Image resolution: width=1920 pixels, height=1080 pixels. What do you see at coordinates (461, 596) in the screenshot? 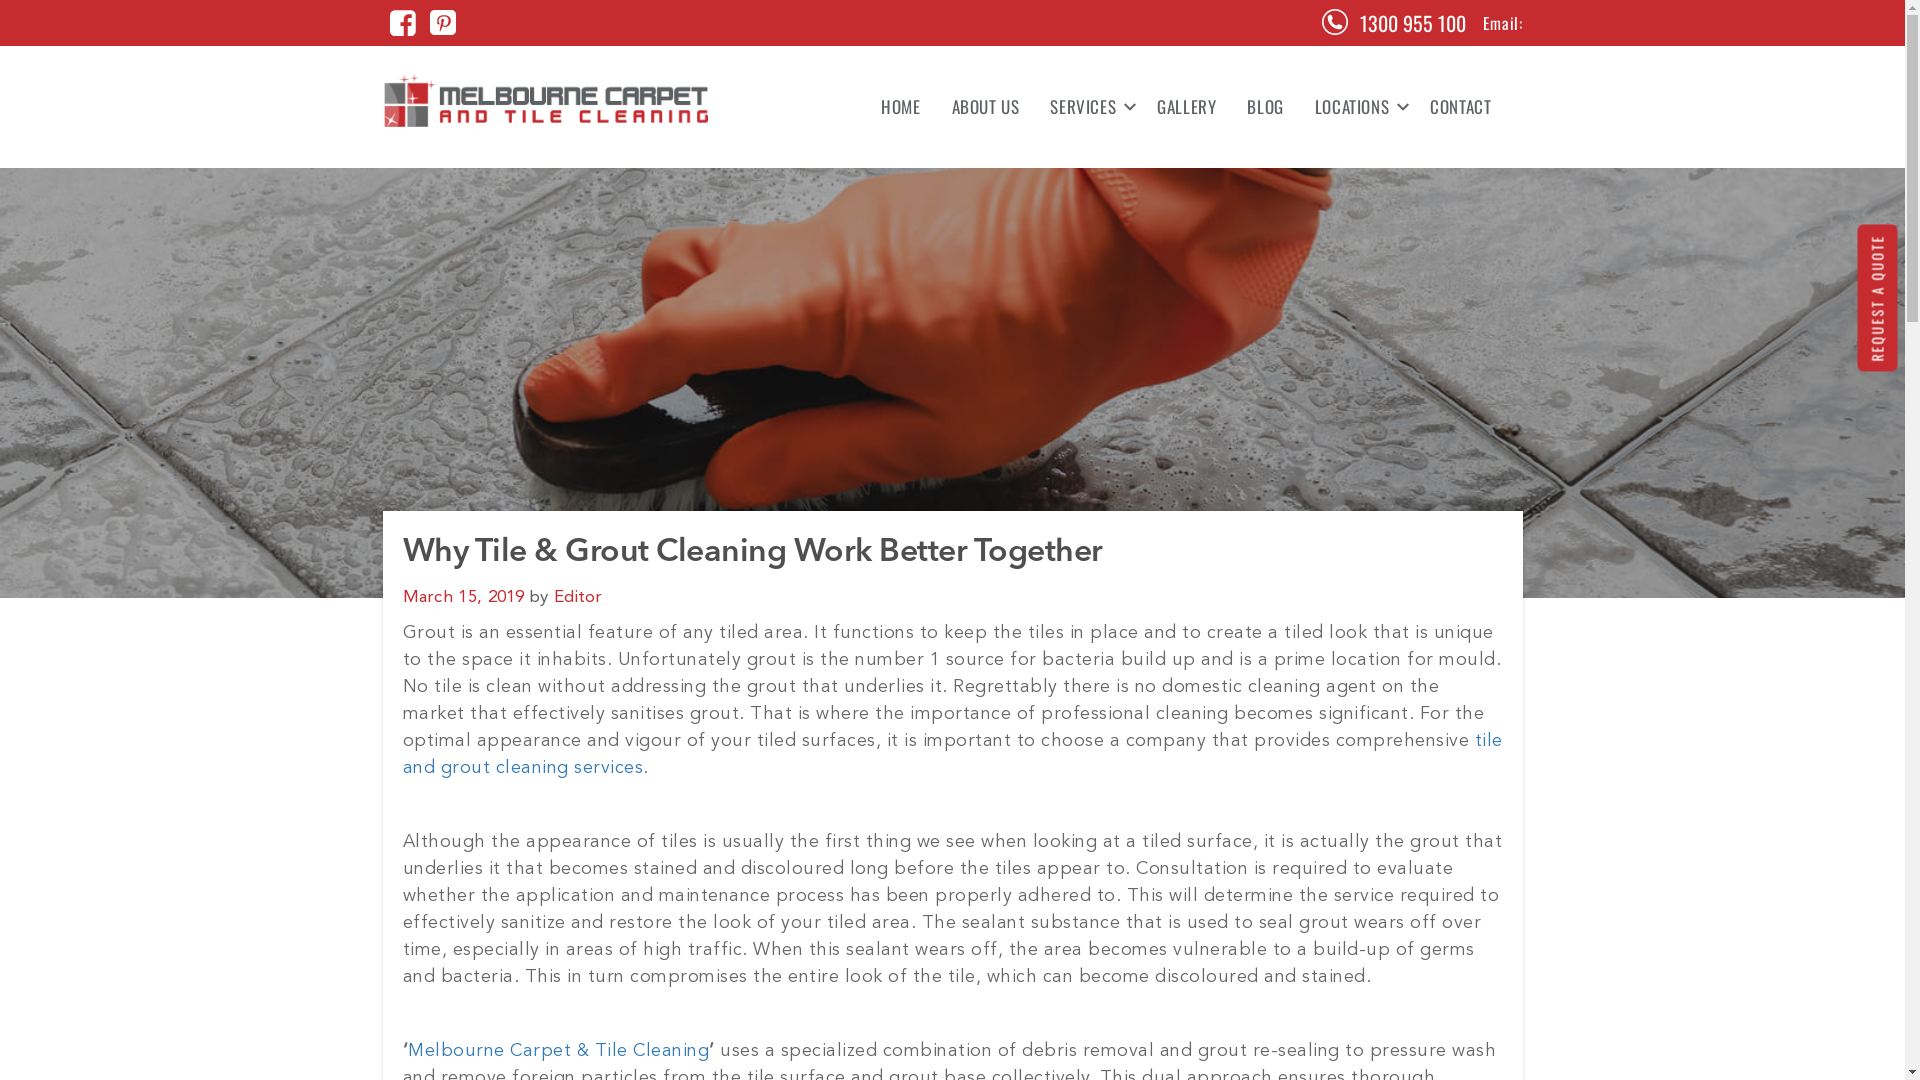
I see `'March 15, 2019'` at bounding box center [461, 596].